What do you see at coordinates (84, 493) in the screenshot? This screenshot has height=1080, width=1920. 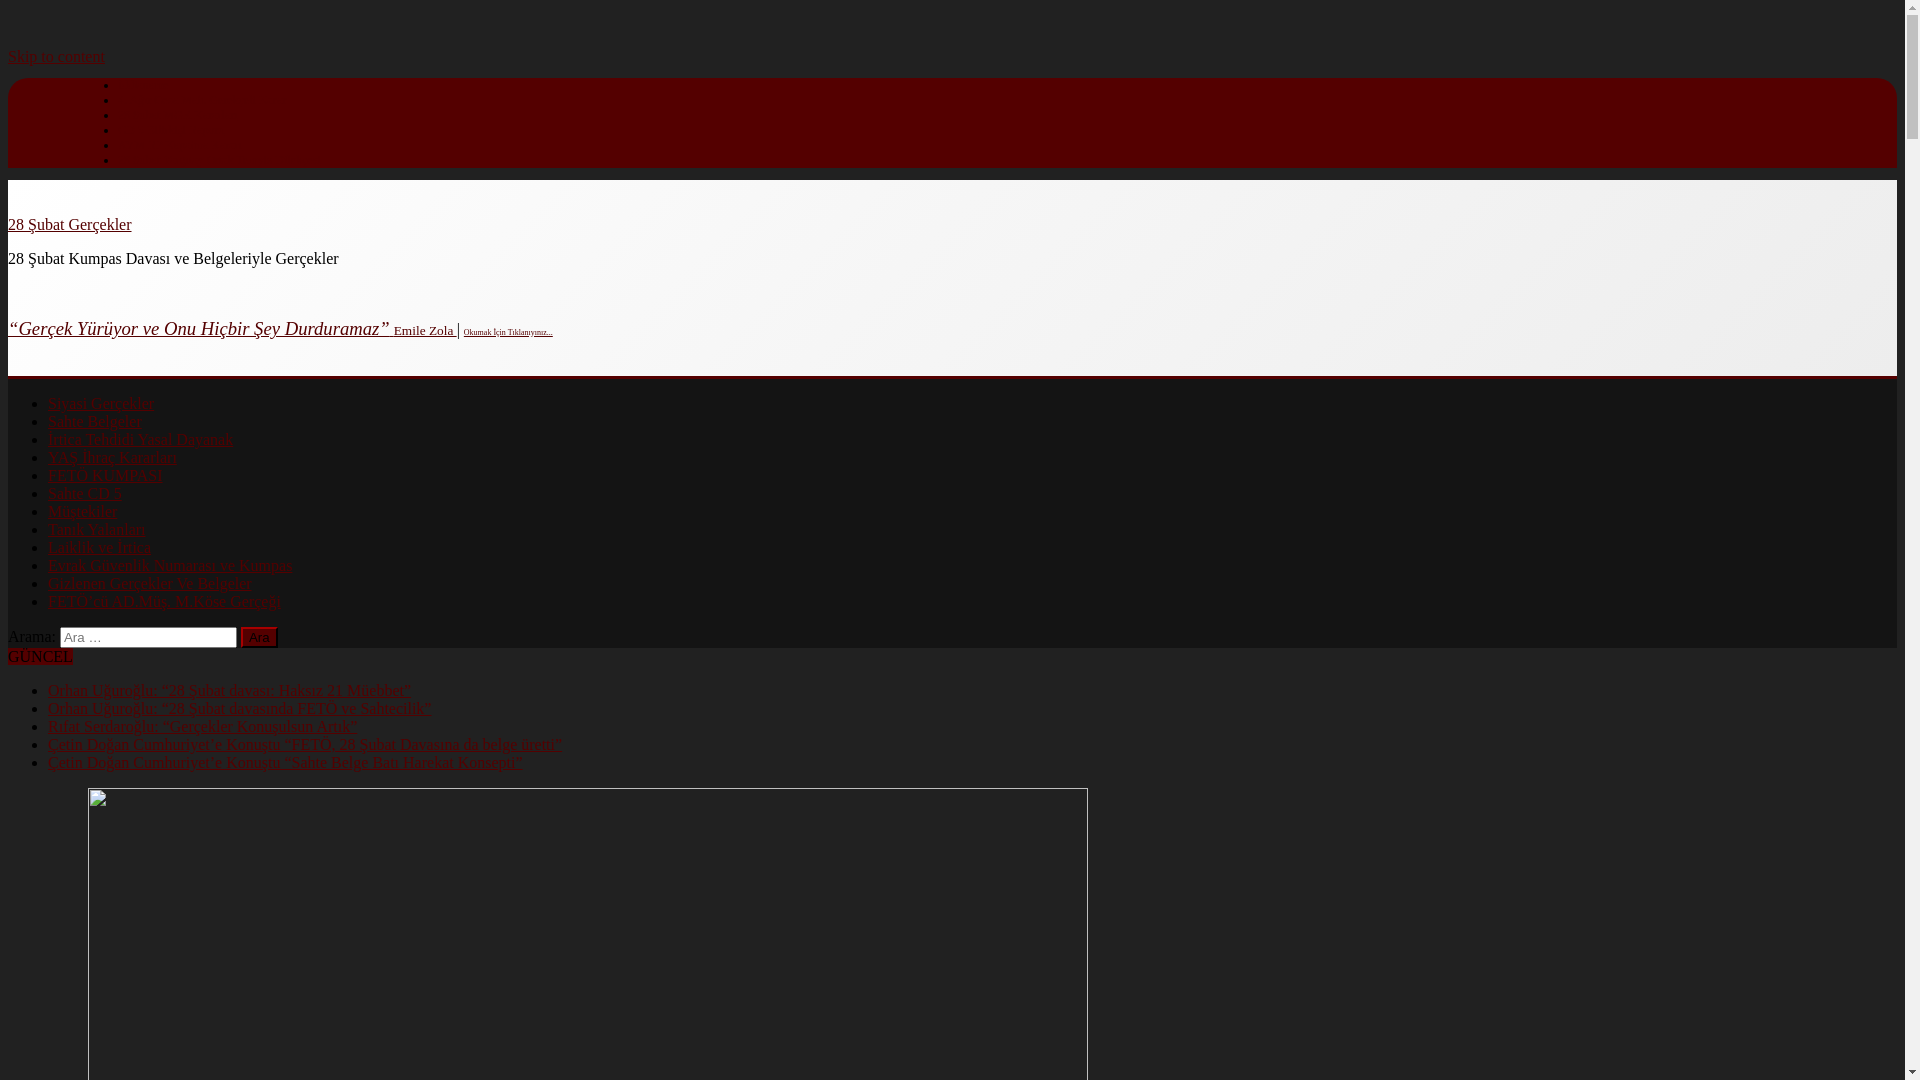 I see `'Sahte CD 5'` at bounding box center [84, 493].